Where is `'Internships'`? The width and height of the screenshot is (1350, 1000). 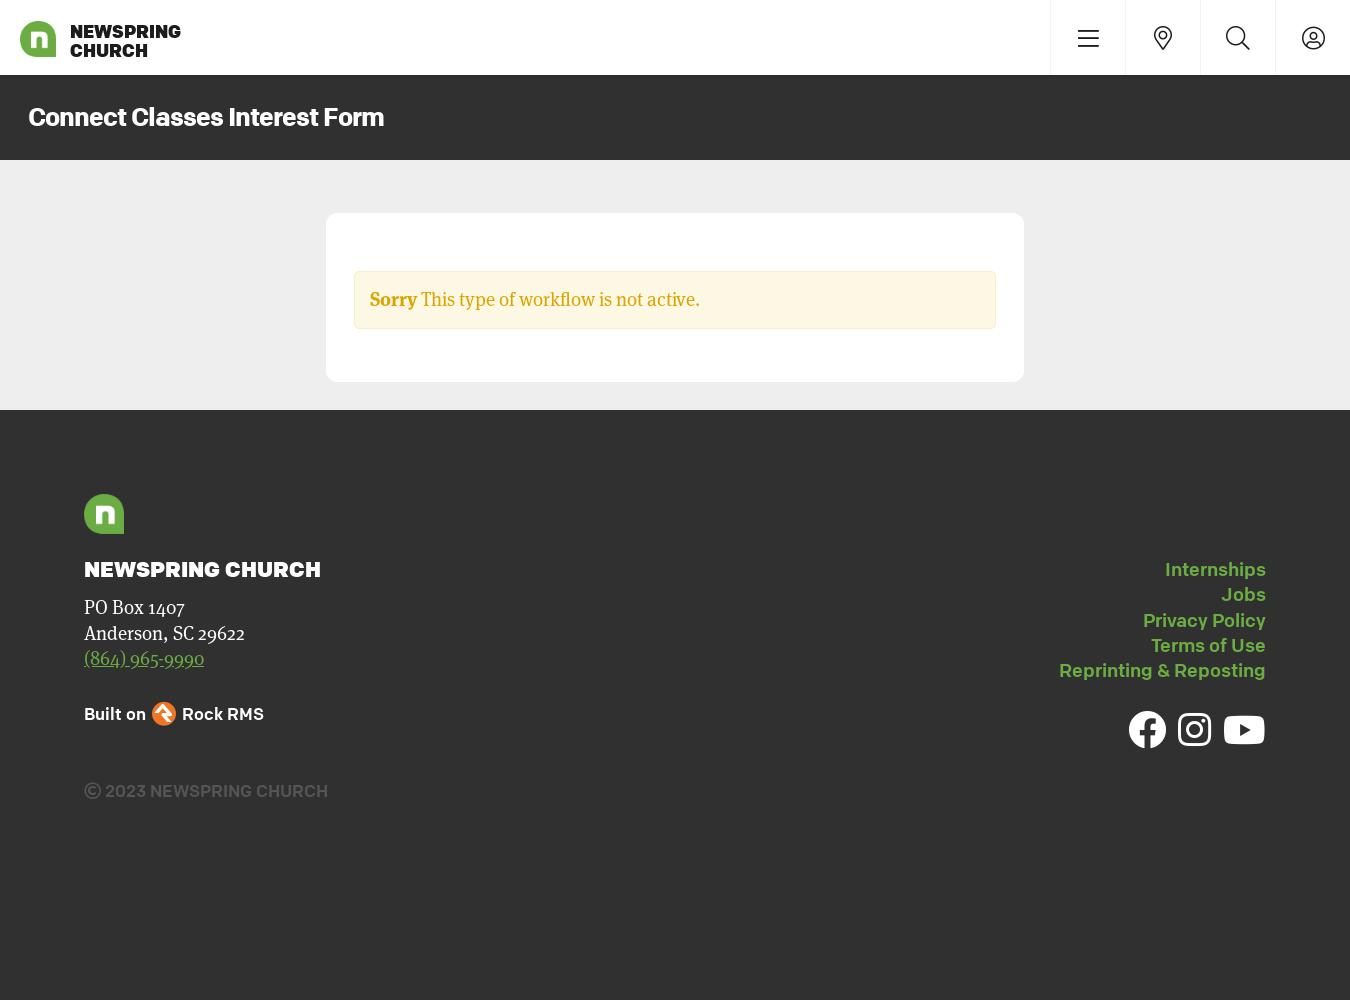
'Internships' is located at coordinates (1214, 568).